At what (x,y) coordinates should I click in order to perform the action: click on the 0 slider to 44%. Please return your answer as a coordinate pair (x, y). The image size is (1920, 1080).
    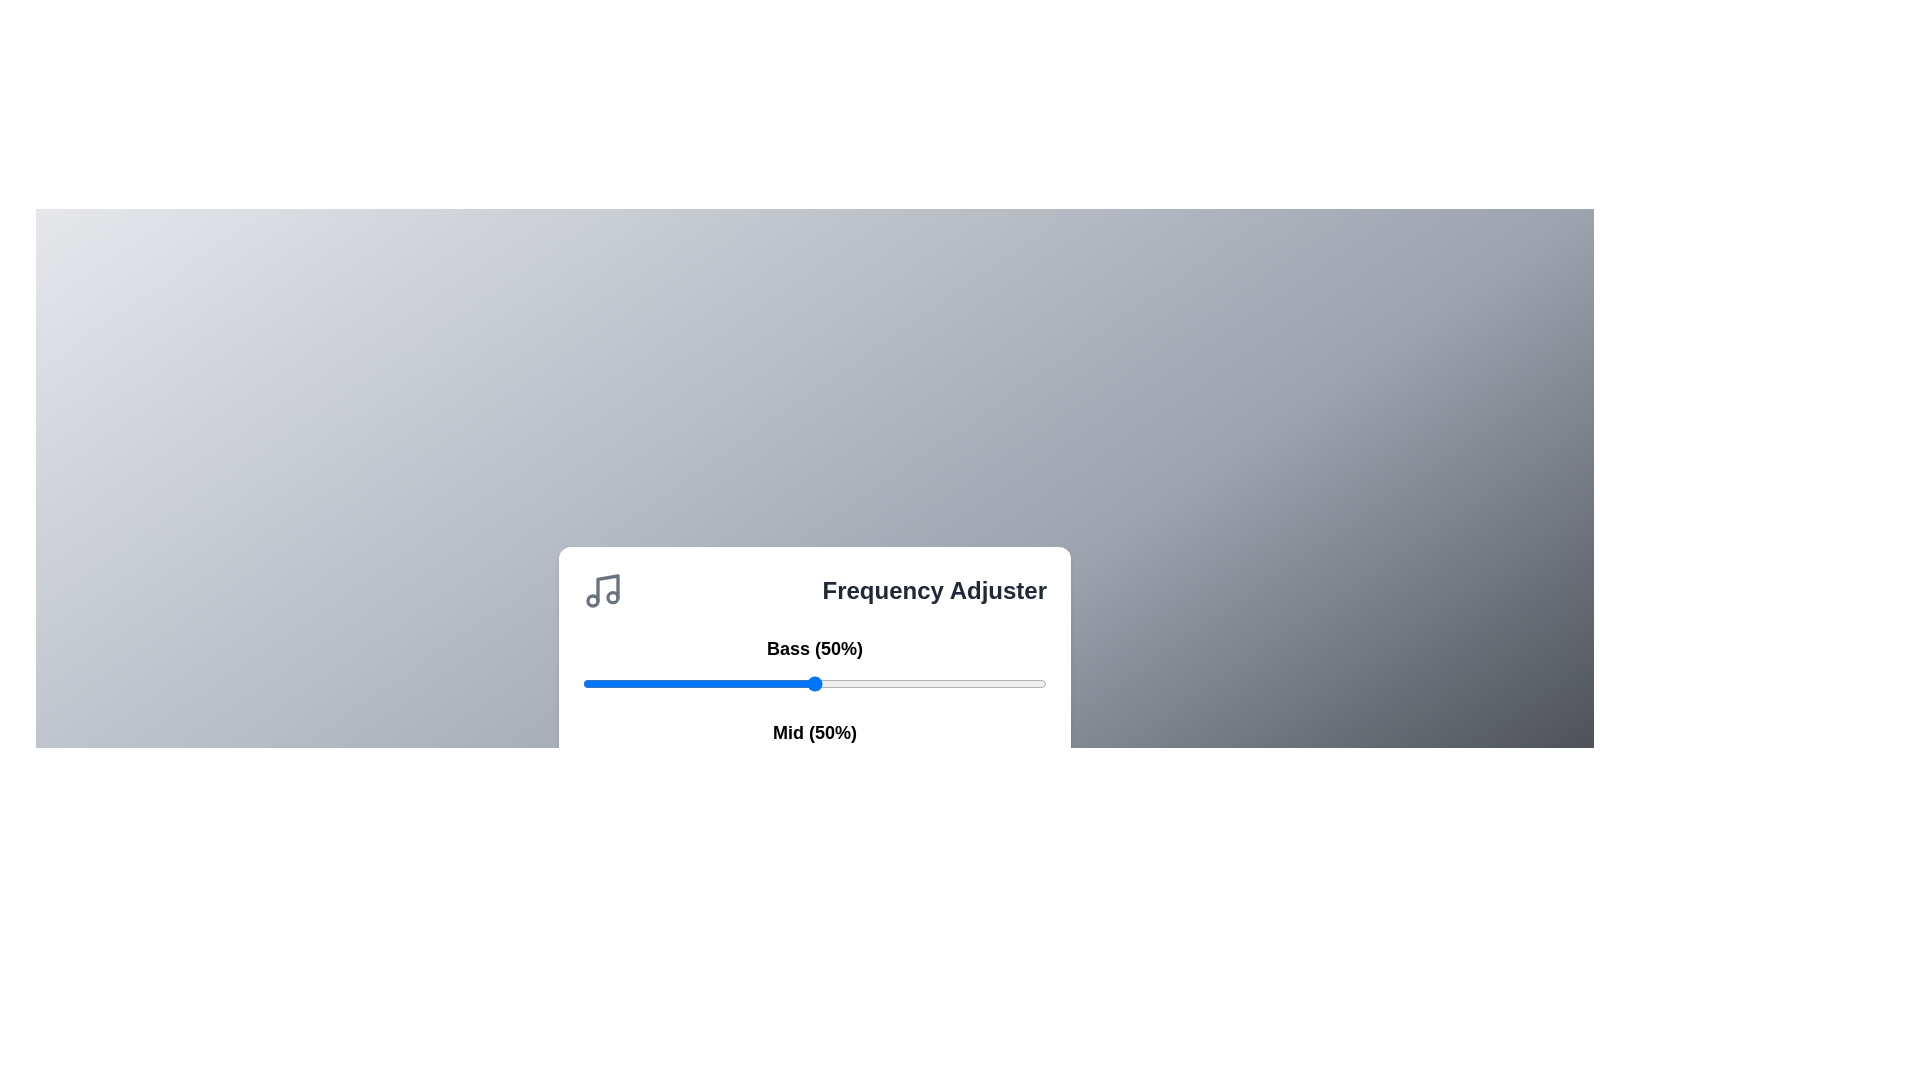
    Looking at the image, I should click on (1019, 682).